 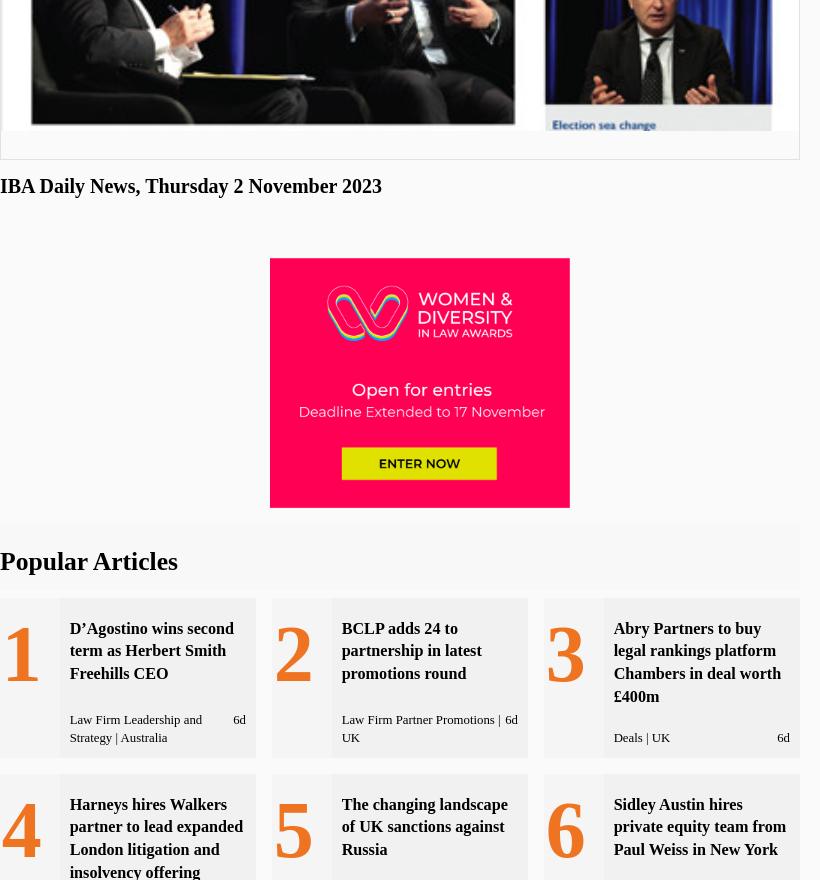 What do you see at coordinates (563, 652) in the screenshot?
I see `'3'` at bounding box center [563, 652].